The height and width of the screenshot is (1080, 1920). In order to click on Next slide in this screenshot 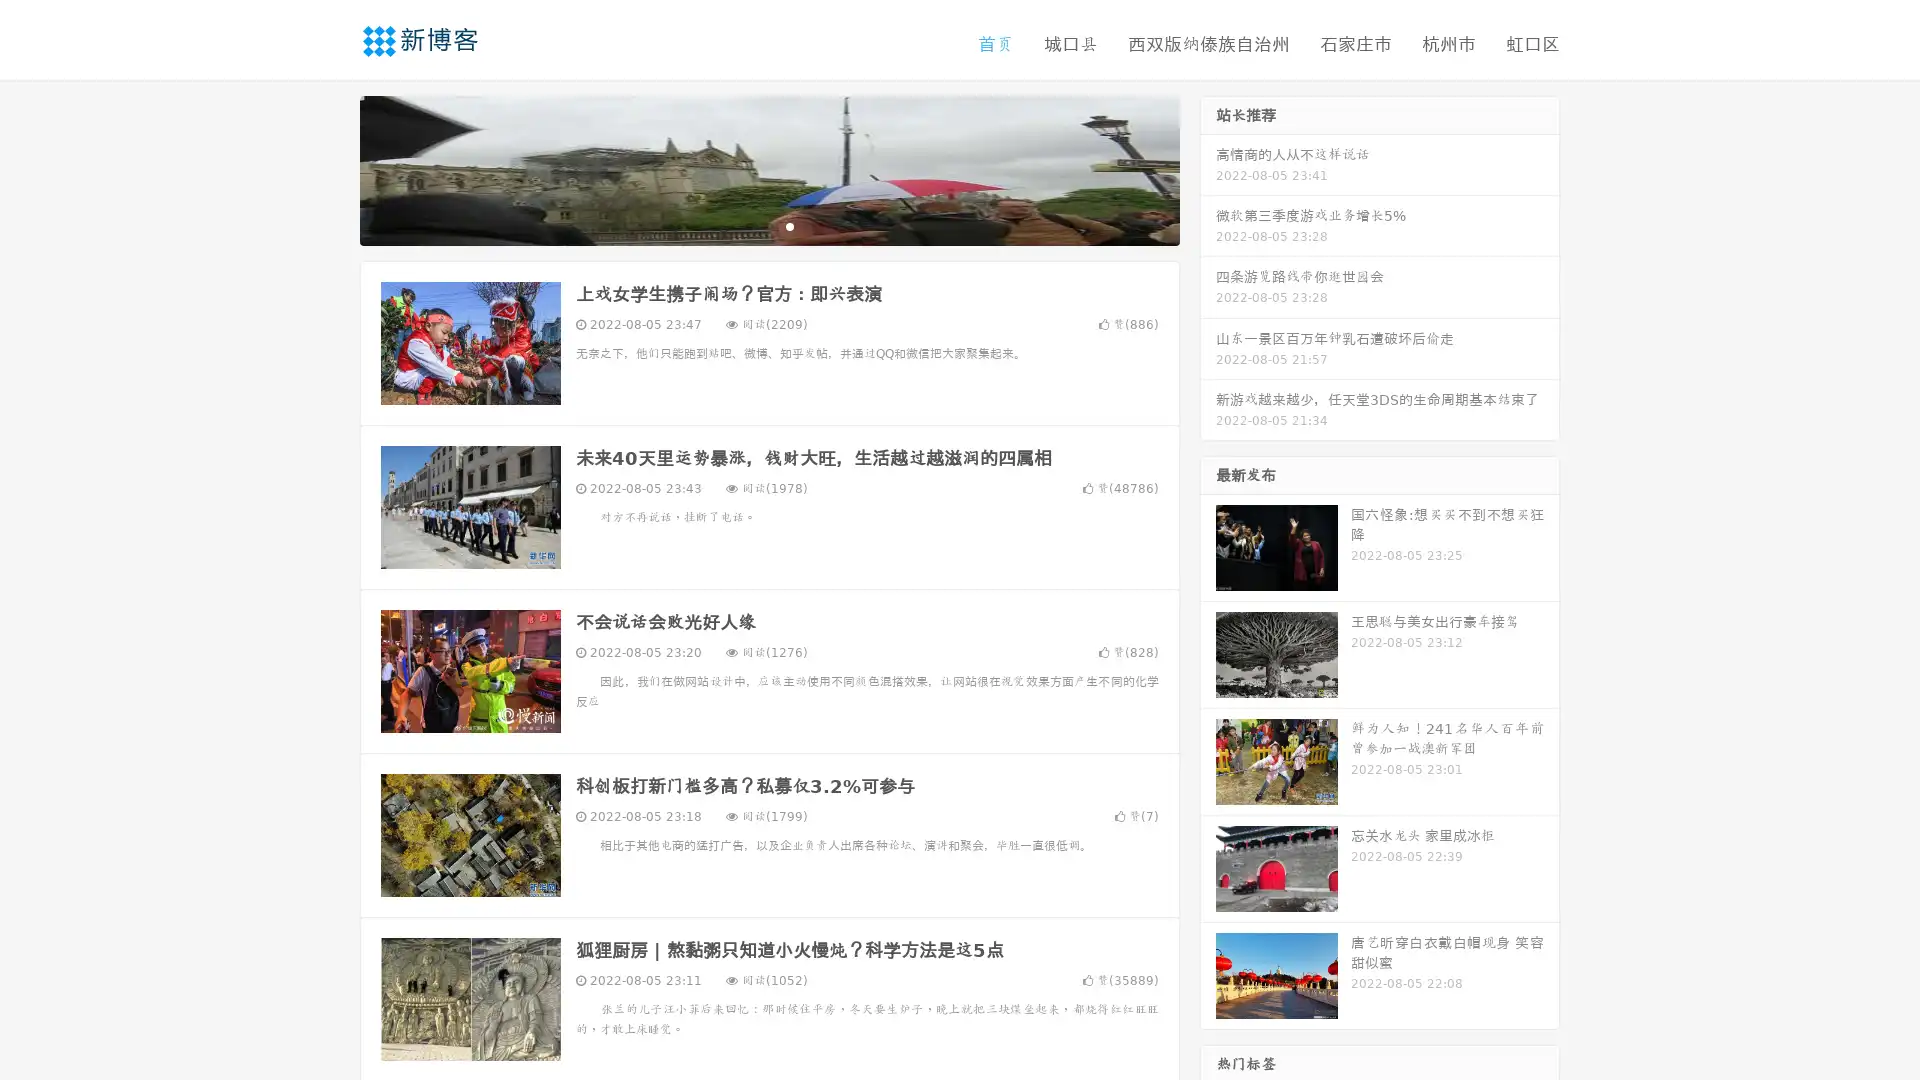, I will do `click(1208, 168)`.